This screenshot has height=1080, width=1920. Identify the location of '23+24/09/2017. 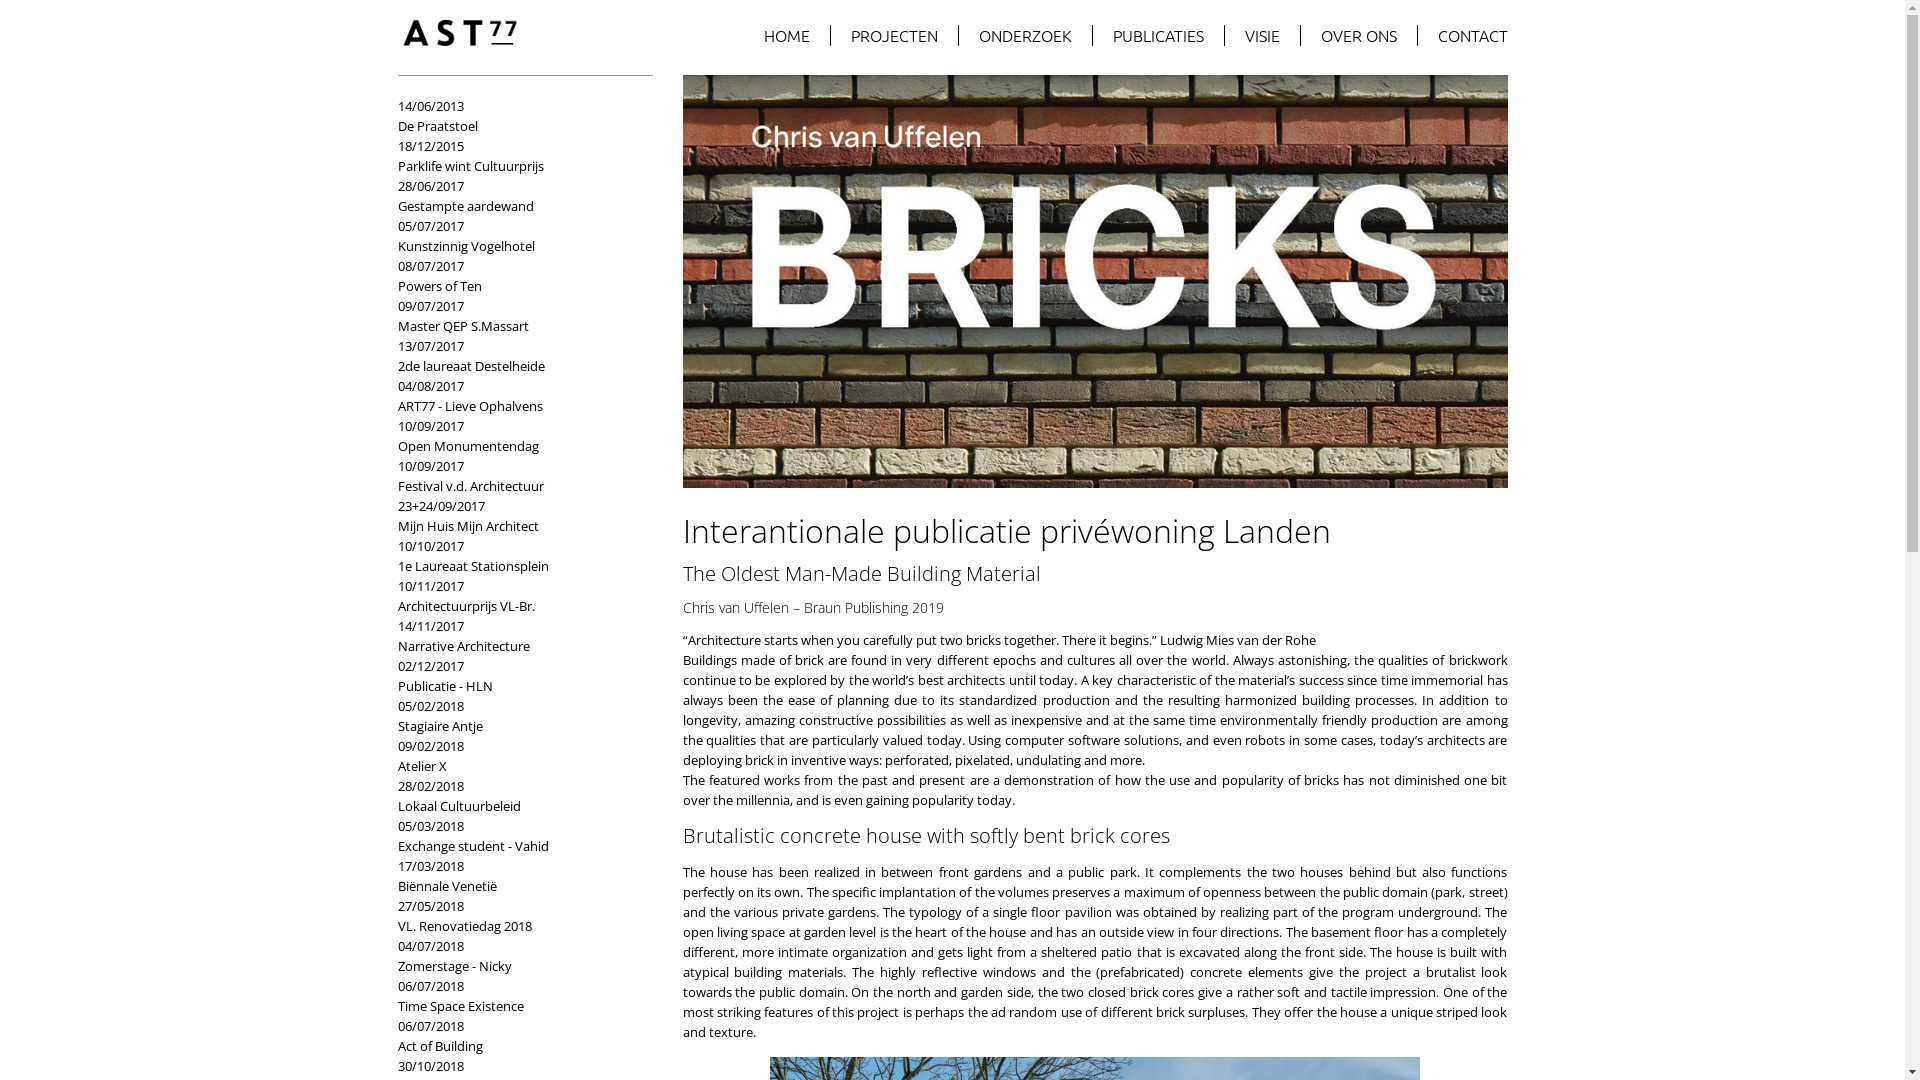
(515, 515).